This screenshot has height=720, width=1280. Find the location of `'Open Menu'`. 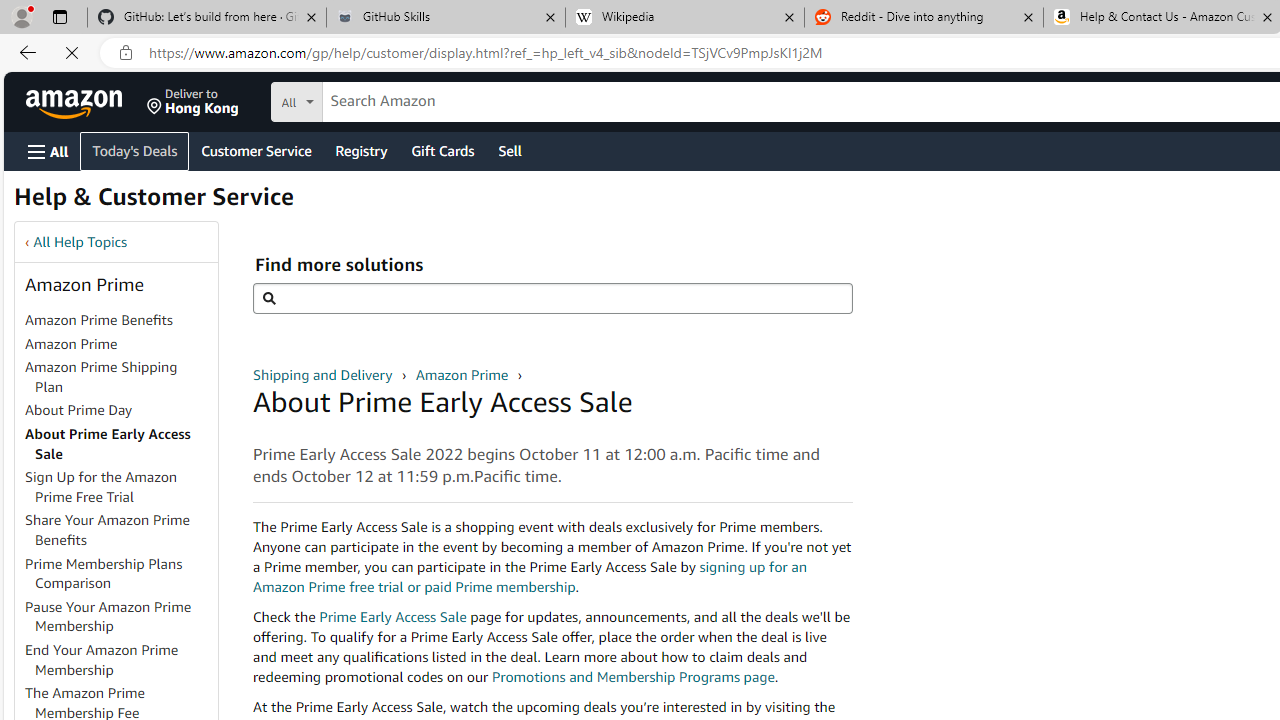

'Open Menu' is located at coordinates (48, 150).